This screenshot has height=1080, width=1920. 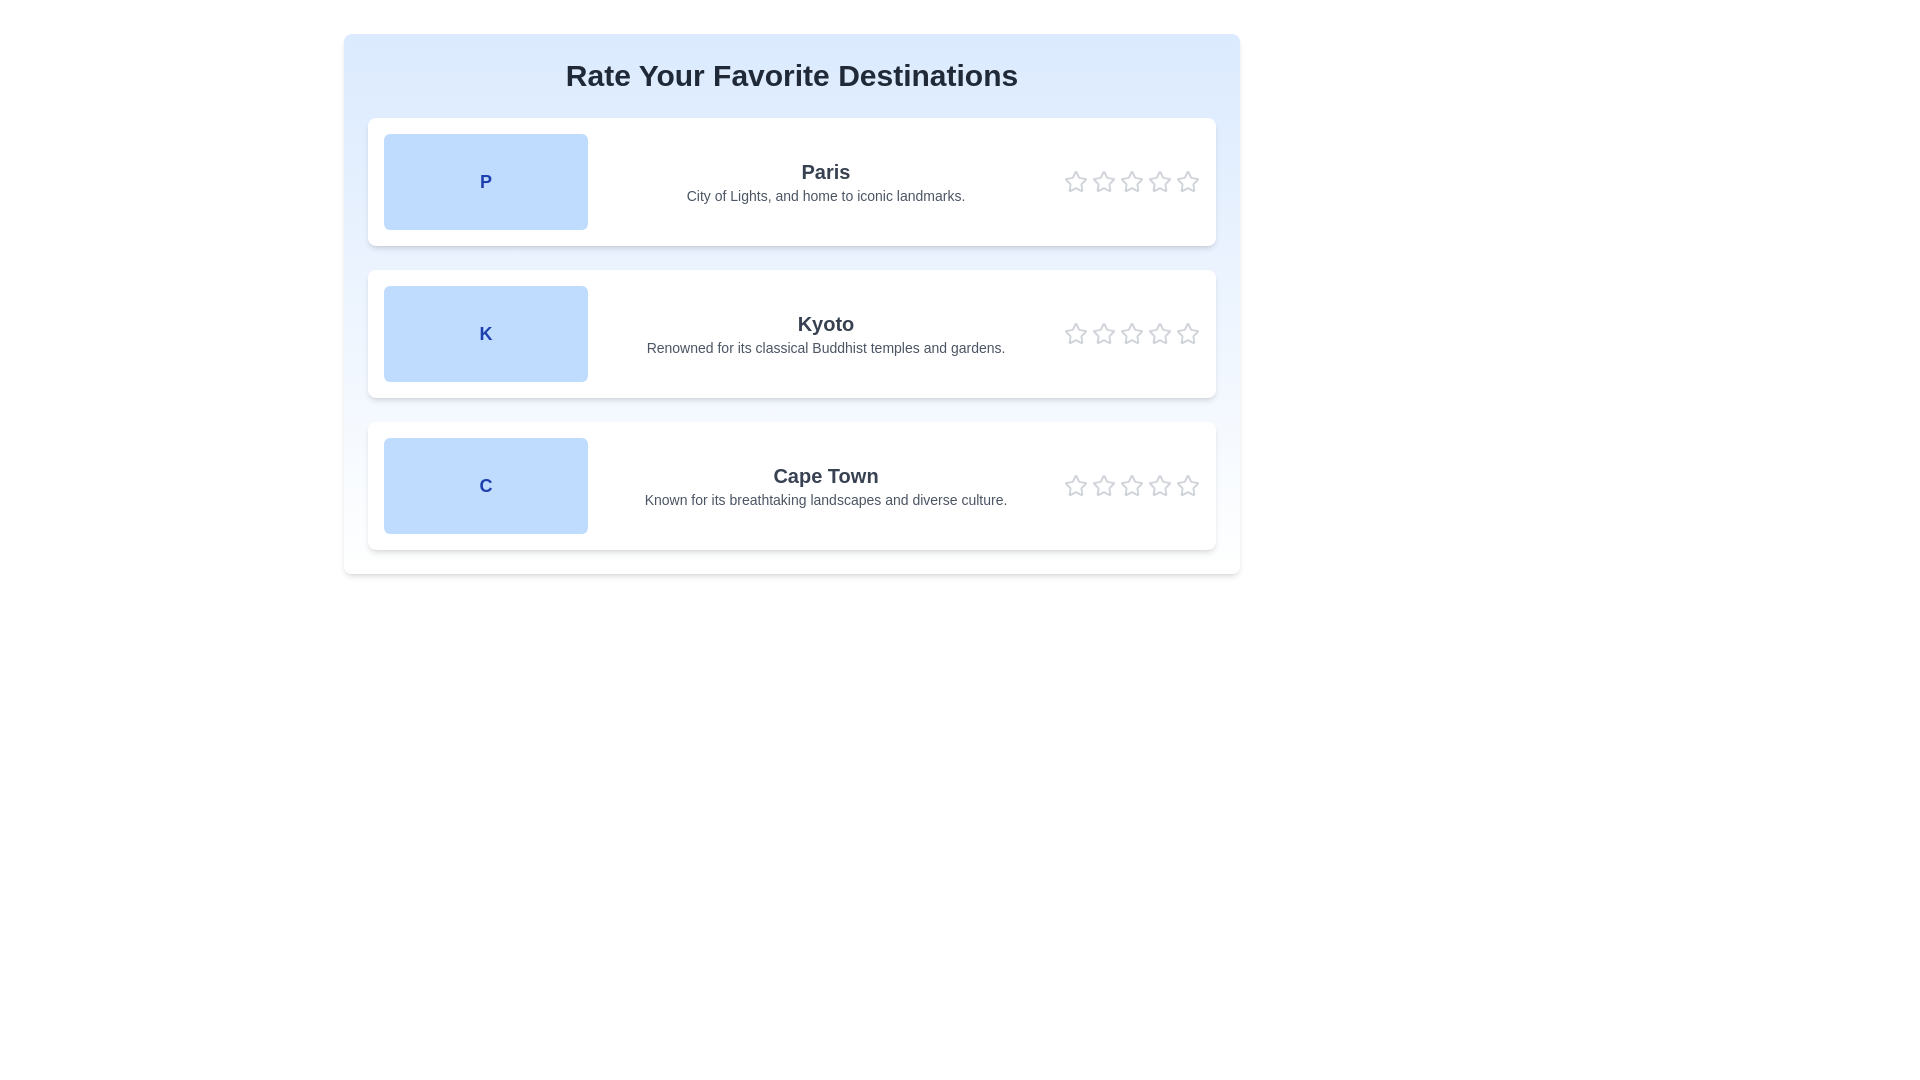 I want to click on the fifth star-shaped rating icon with a gray outline, so click(x=1188, y=486).